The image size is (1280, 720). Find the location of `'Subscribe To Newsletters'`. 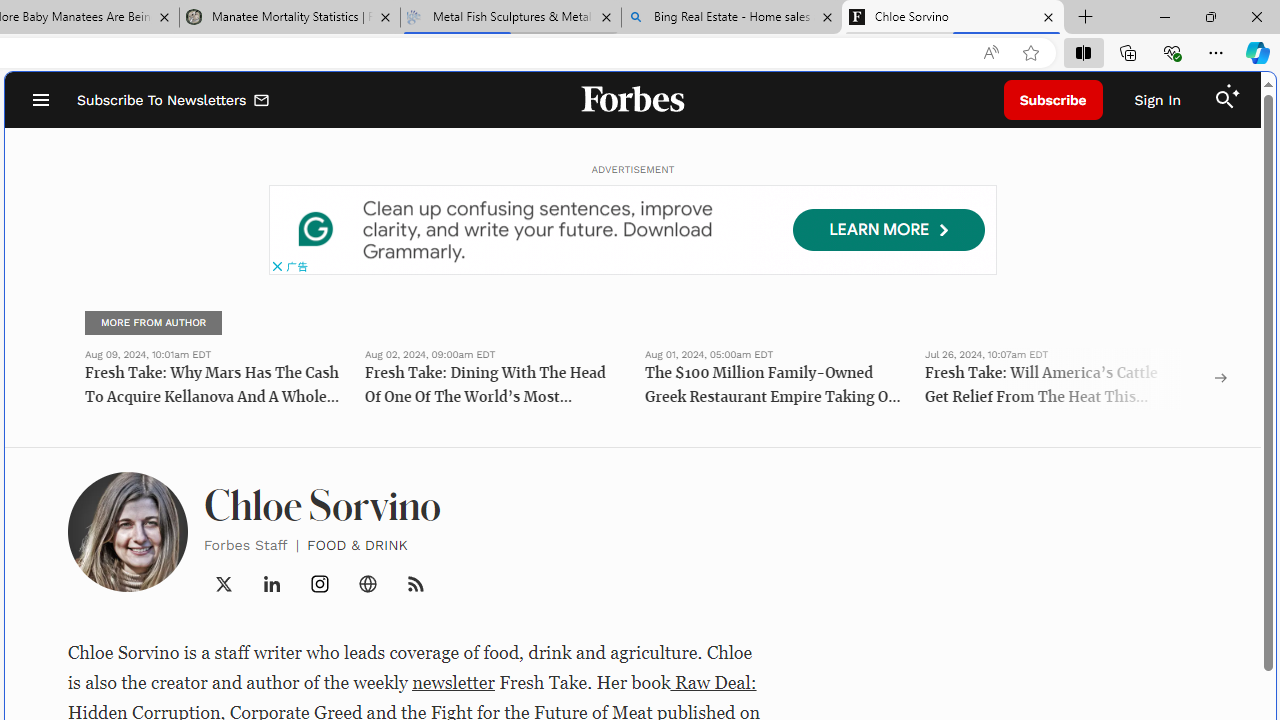

'Subscribe To Newsletters' is located at coordinates (174, 100).